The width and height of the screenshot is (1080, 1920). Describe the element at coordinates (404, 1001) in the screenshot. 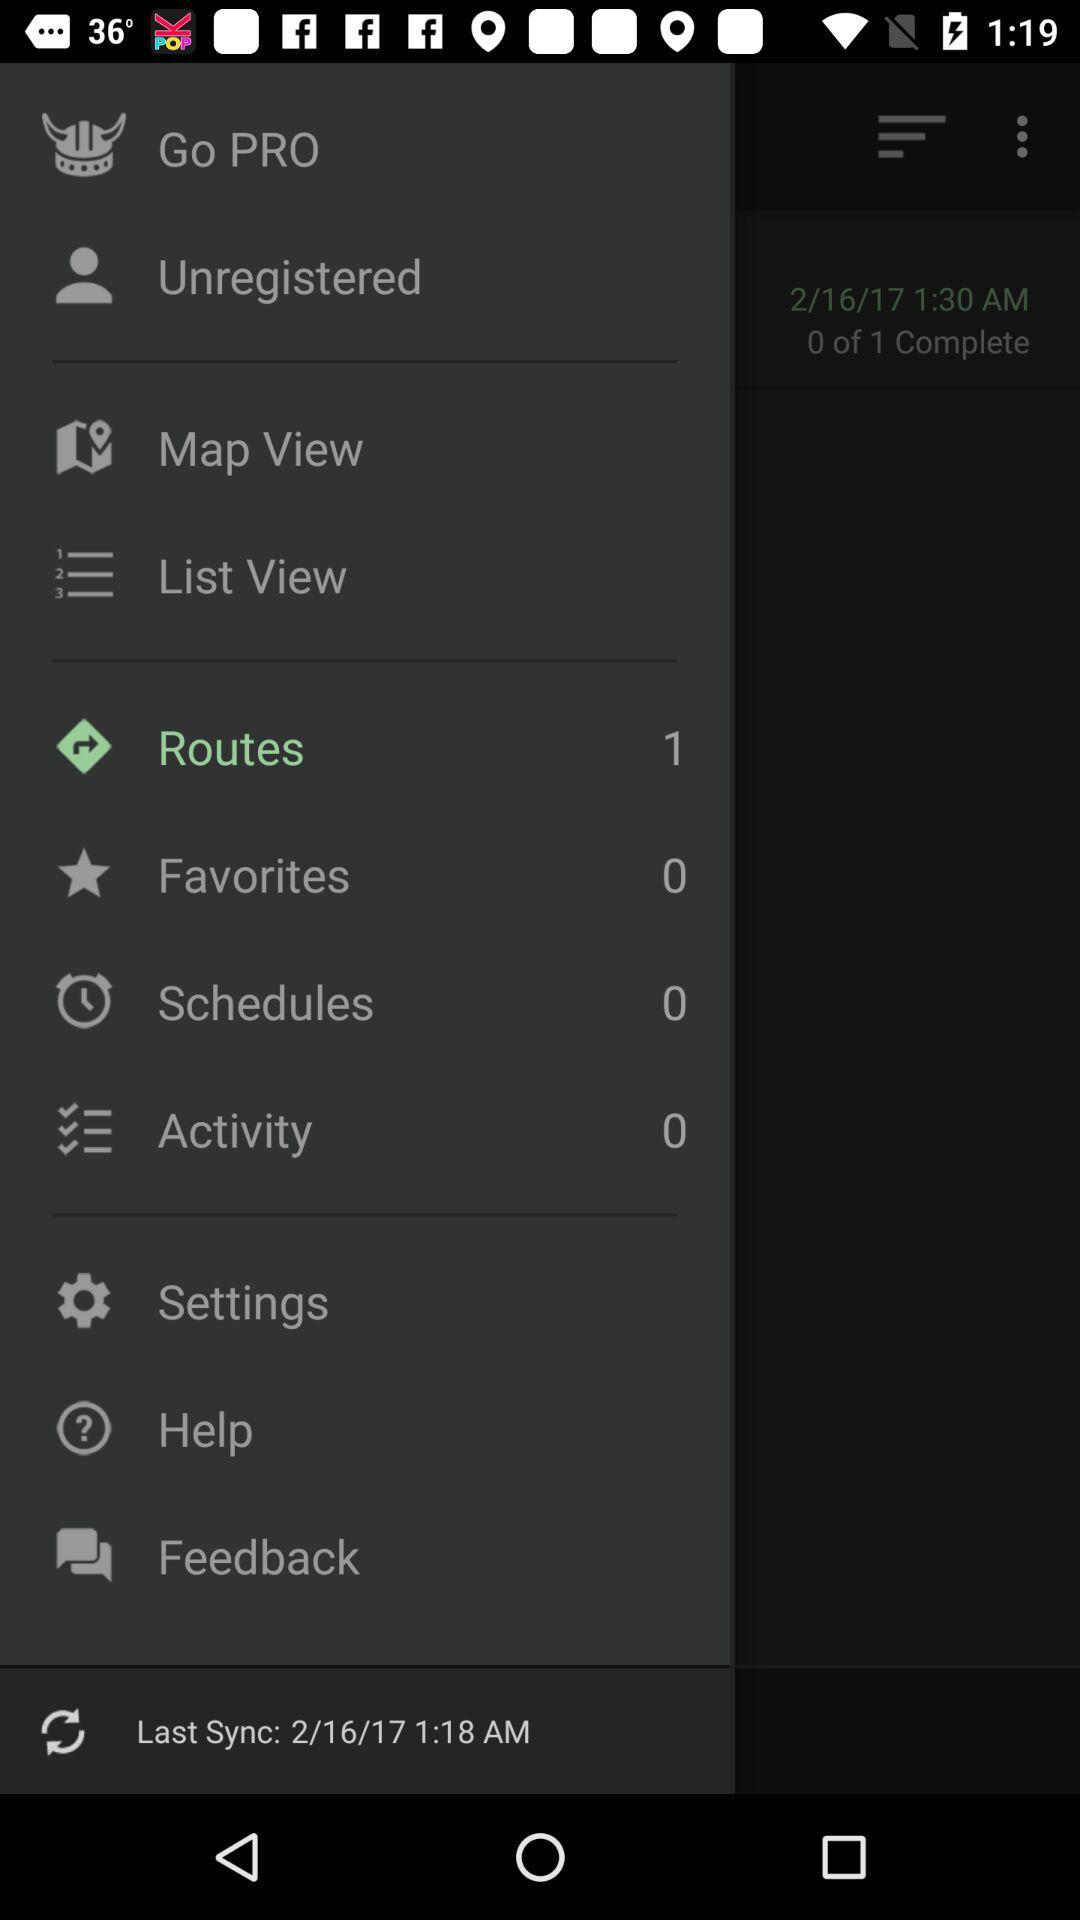

I see `item next to 0 item` at that location.